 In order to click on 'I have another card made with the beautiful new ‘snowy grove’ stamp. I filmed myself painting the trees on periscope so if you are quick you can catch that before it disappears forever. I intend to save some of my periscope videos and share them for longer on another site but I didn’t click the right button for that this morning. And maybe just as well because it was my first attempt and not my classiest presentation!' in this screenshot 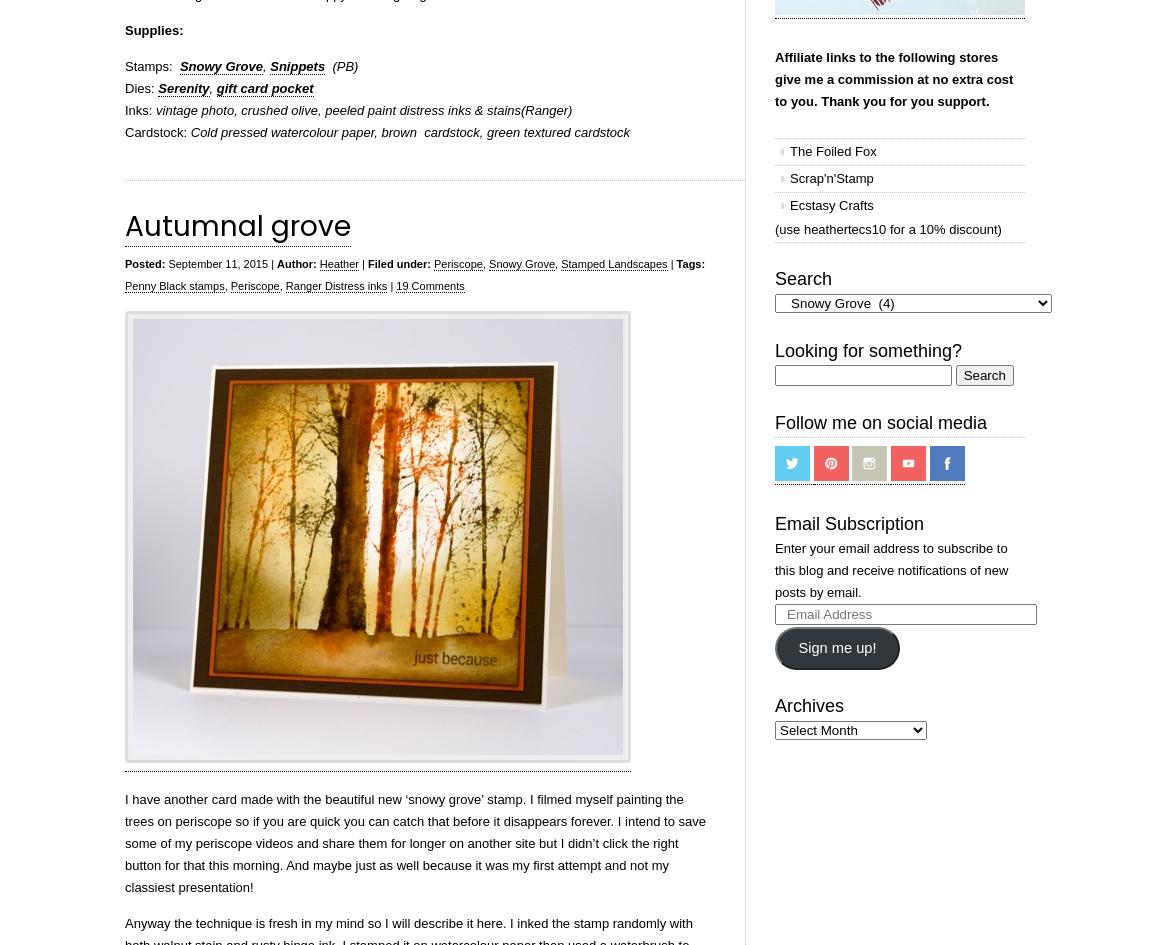, I will do `click(415, 843)`.